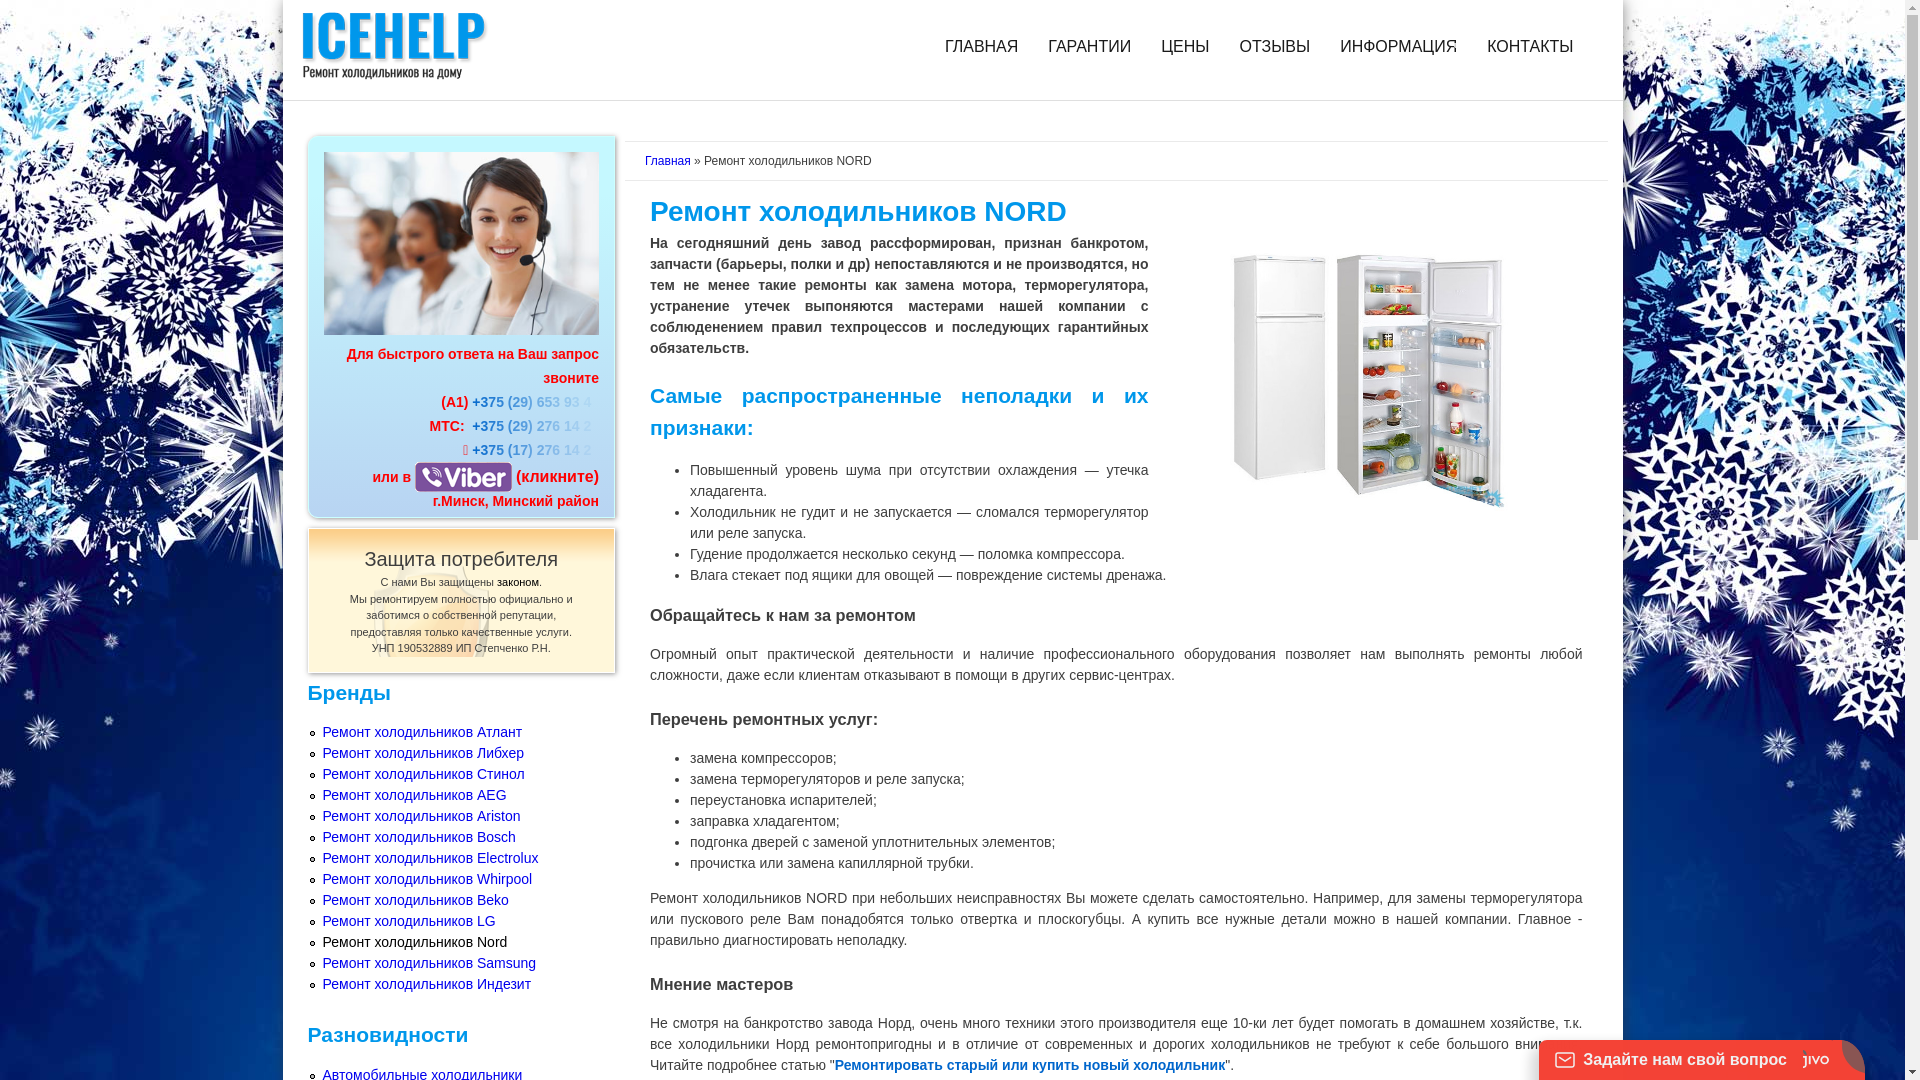 This screenshot has width=1920, height=1080. Describe the element at coordinates (535, 450) in the screenshot. I see `'+375 (17) 276 14 2'` at that location.